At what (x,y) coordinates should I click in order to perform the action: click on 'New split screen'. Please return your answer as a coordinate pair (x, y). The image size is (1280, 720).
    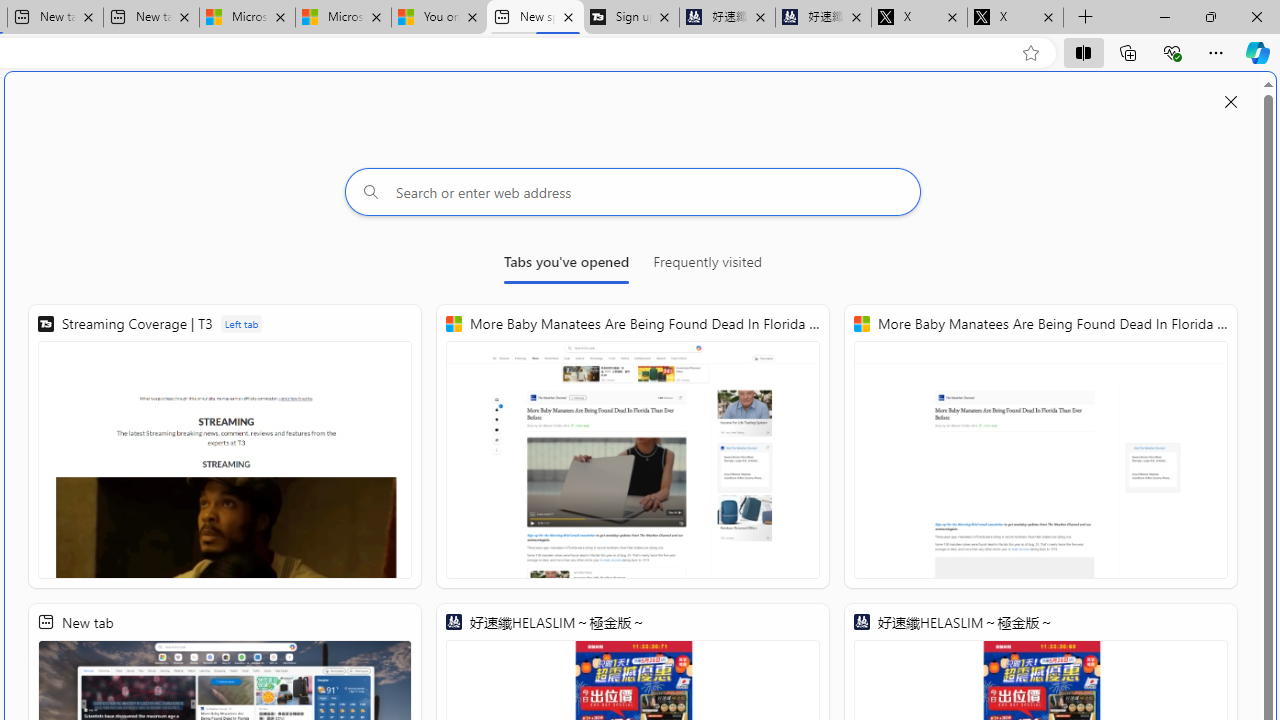
    Looking at the image, I should click on (535, 17).